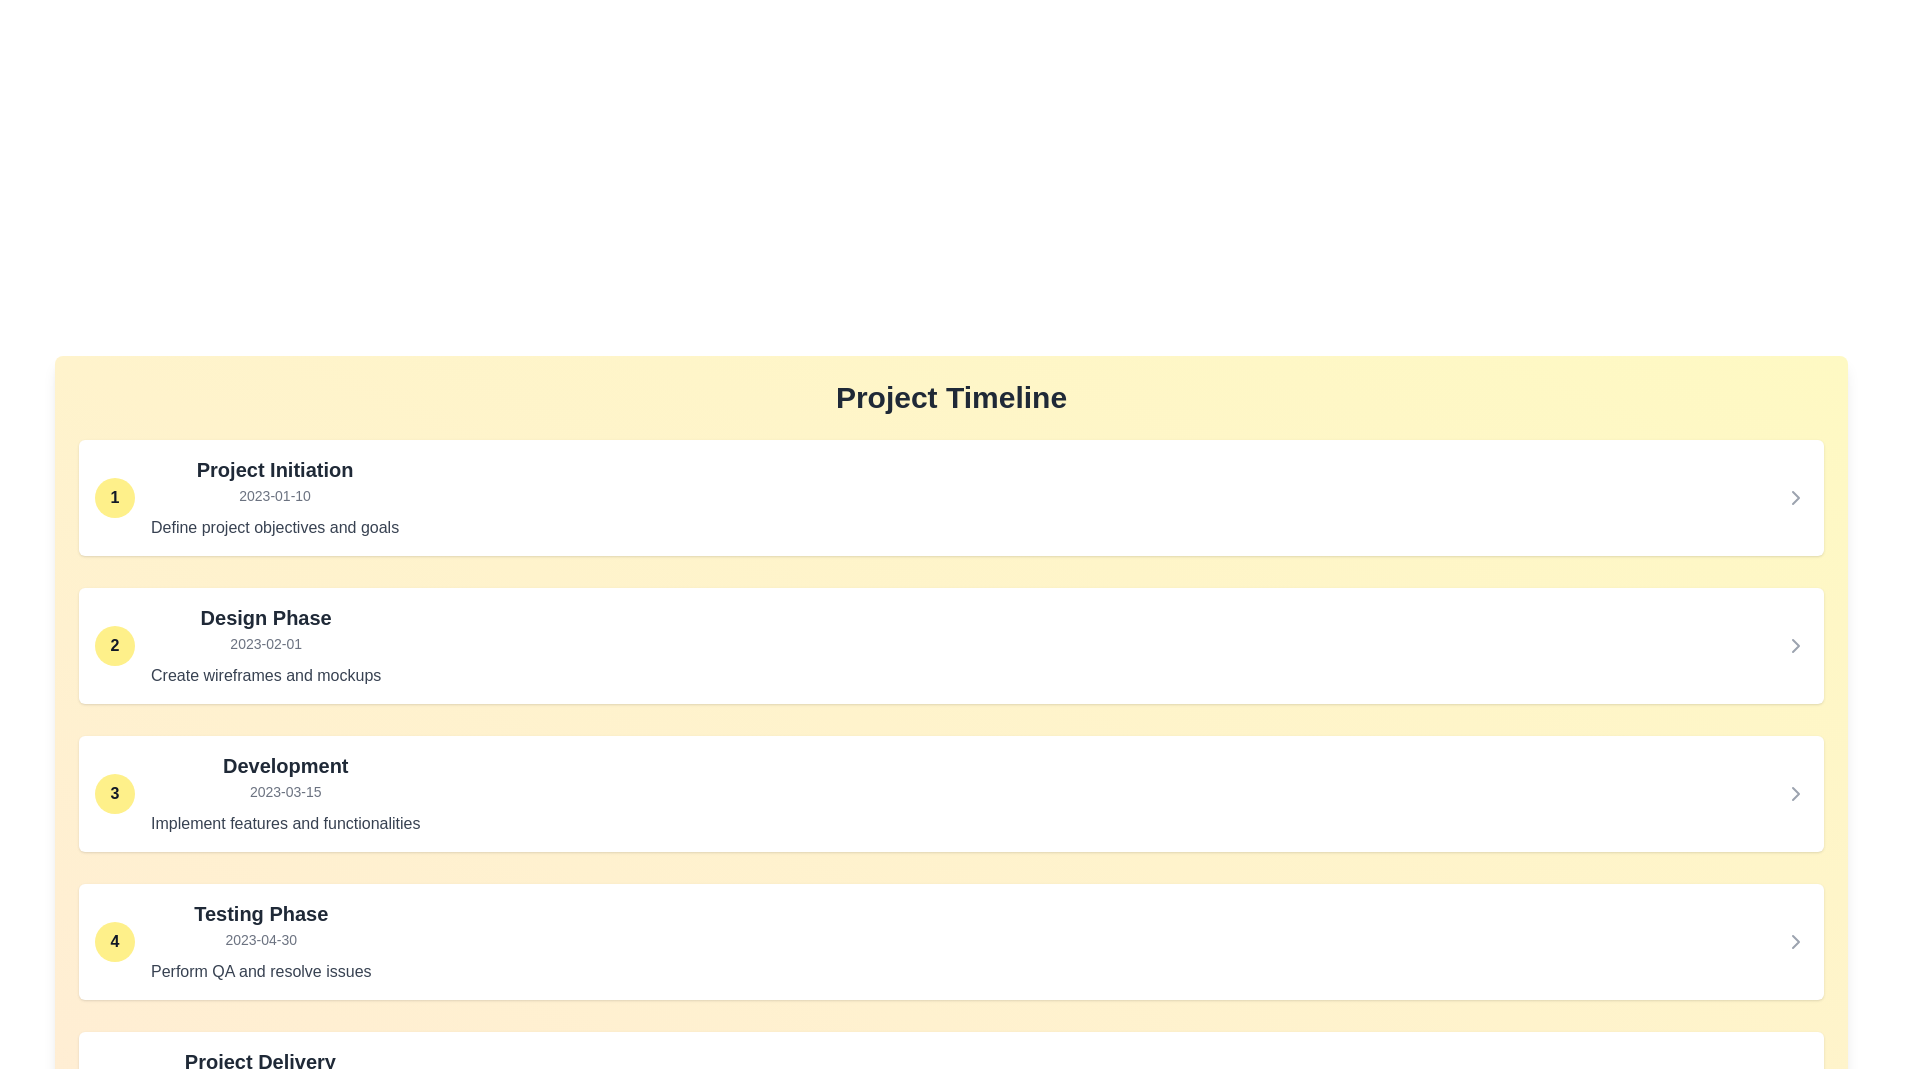 The height and width of the screenshot is (1080, 1920). Describe the element at coordinates (1795, 496) in the screenshot. I see `the rightward-pointing chevron icon enclosed in a square at the far right end of the 'Project Initiation' card in the 'Project Timeline' section` at that location.